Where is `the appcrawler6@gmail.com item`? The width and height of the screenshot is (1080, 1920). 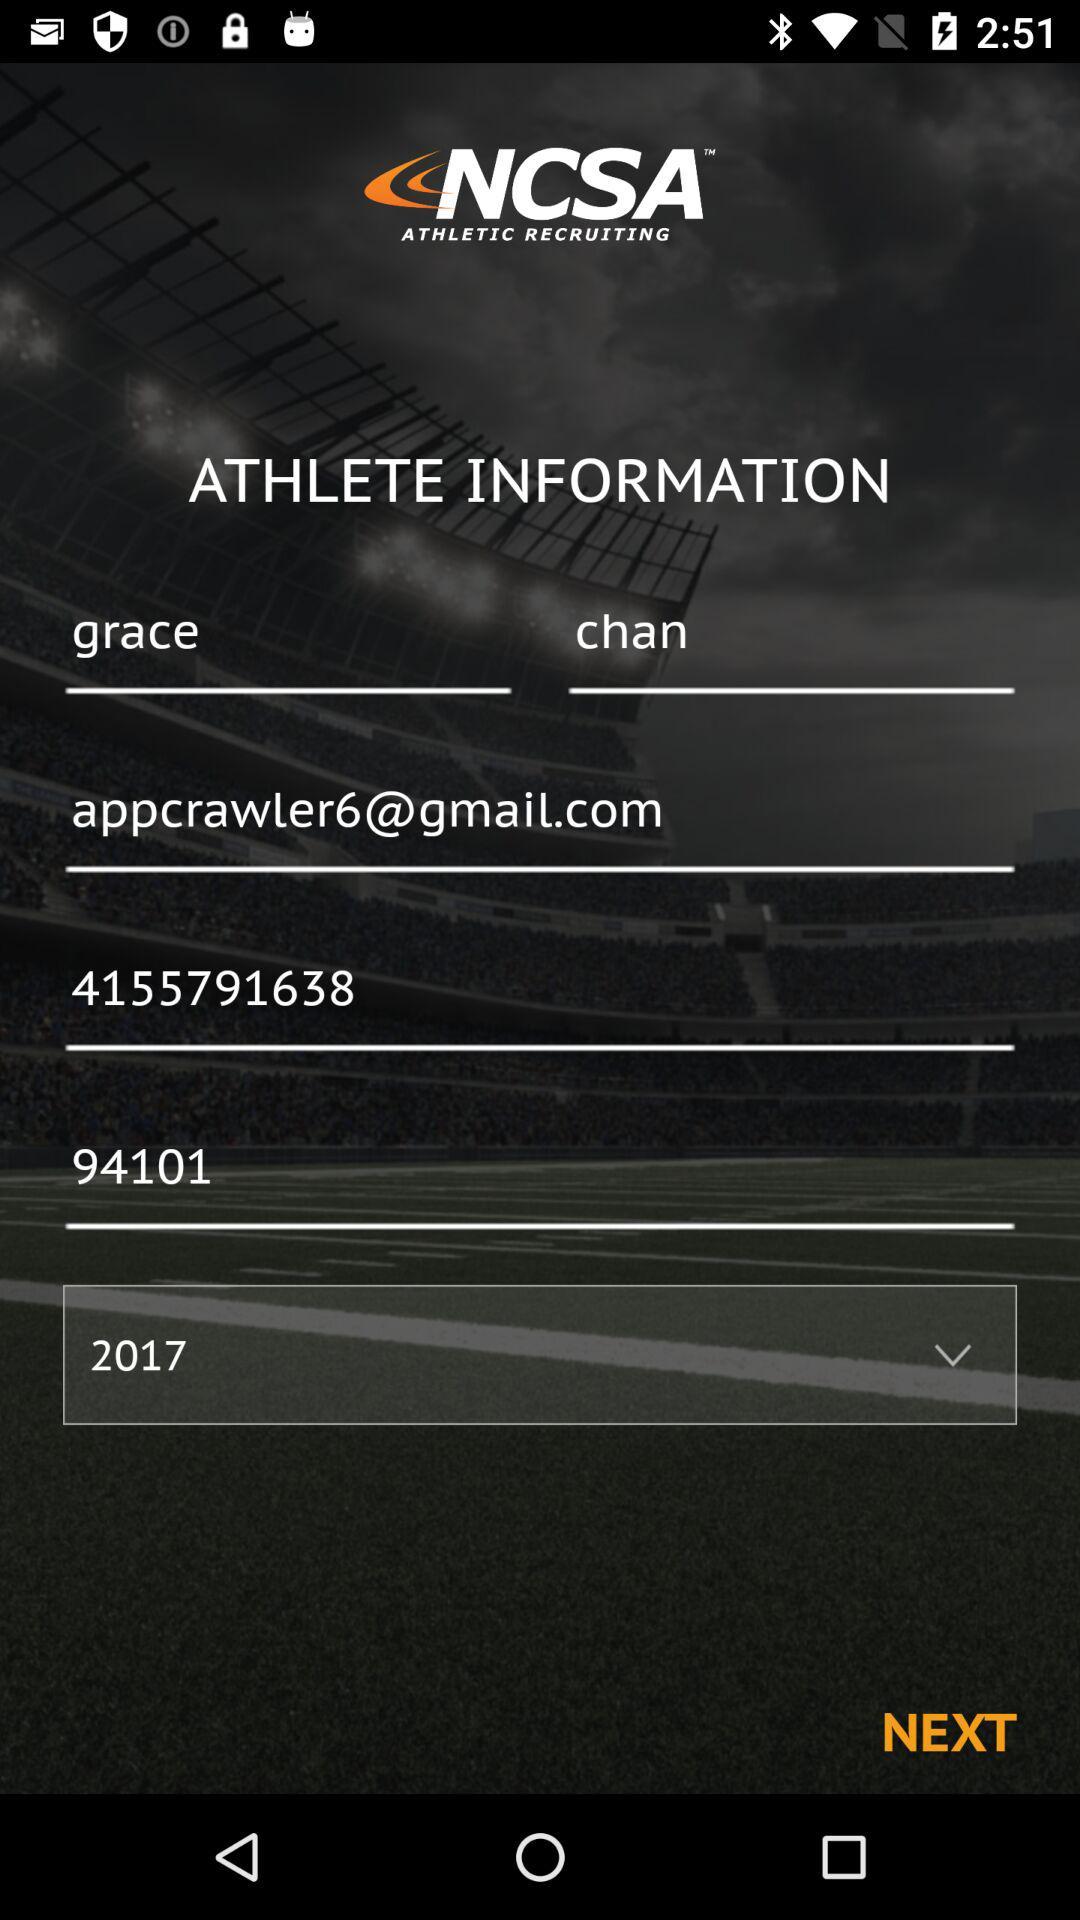
the appcrawler6@gmail.com item is located at coordinates (540, 811).